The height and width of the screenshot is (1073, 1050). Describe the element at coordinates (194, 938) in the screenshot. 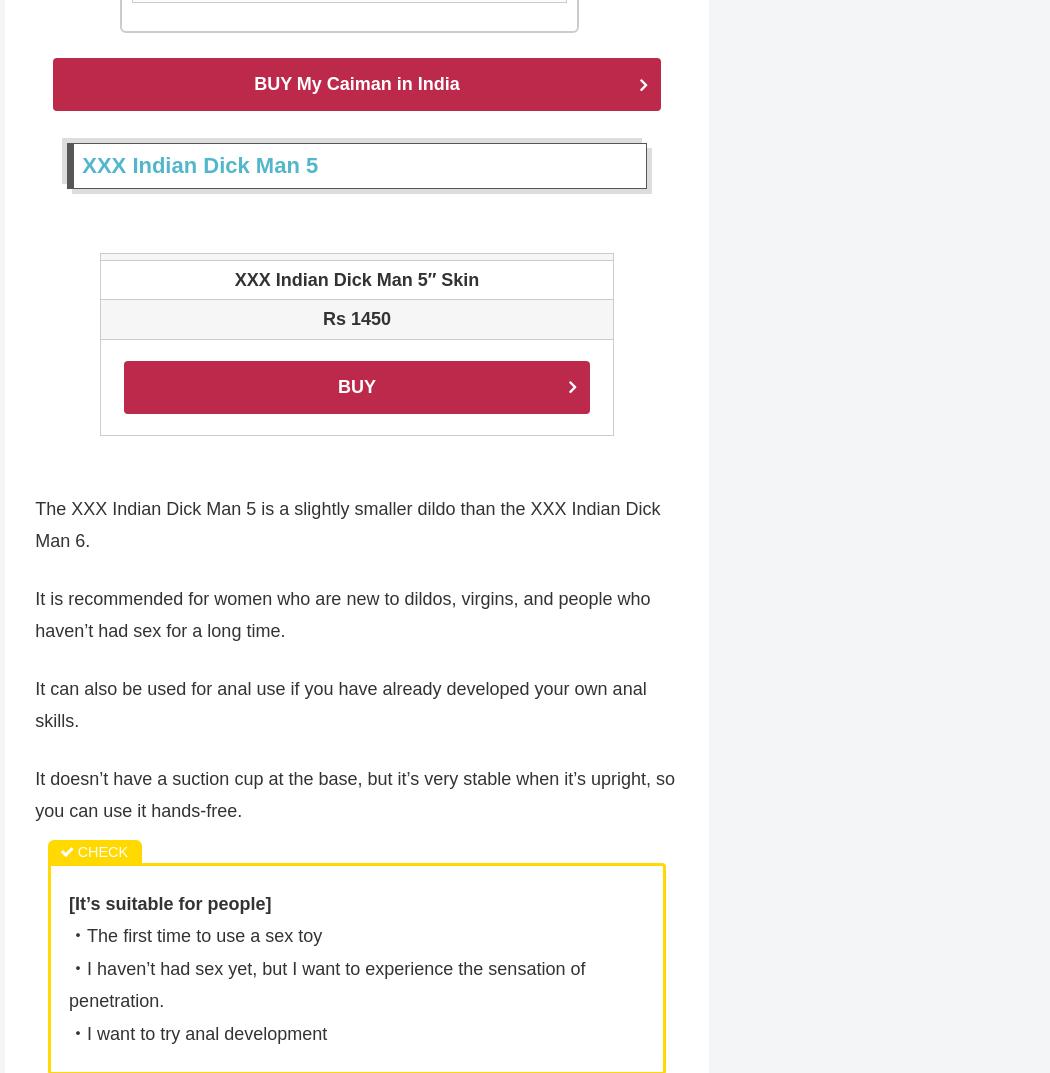

I see `'・The first time to use a sex toy'` at that location.